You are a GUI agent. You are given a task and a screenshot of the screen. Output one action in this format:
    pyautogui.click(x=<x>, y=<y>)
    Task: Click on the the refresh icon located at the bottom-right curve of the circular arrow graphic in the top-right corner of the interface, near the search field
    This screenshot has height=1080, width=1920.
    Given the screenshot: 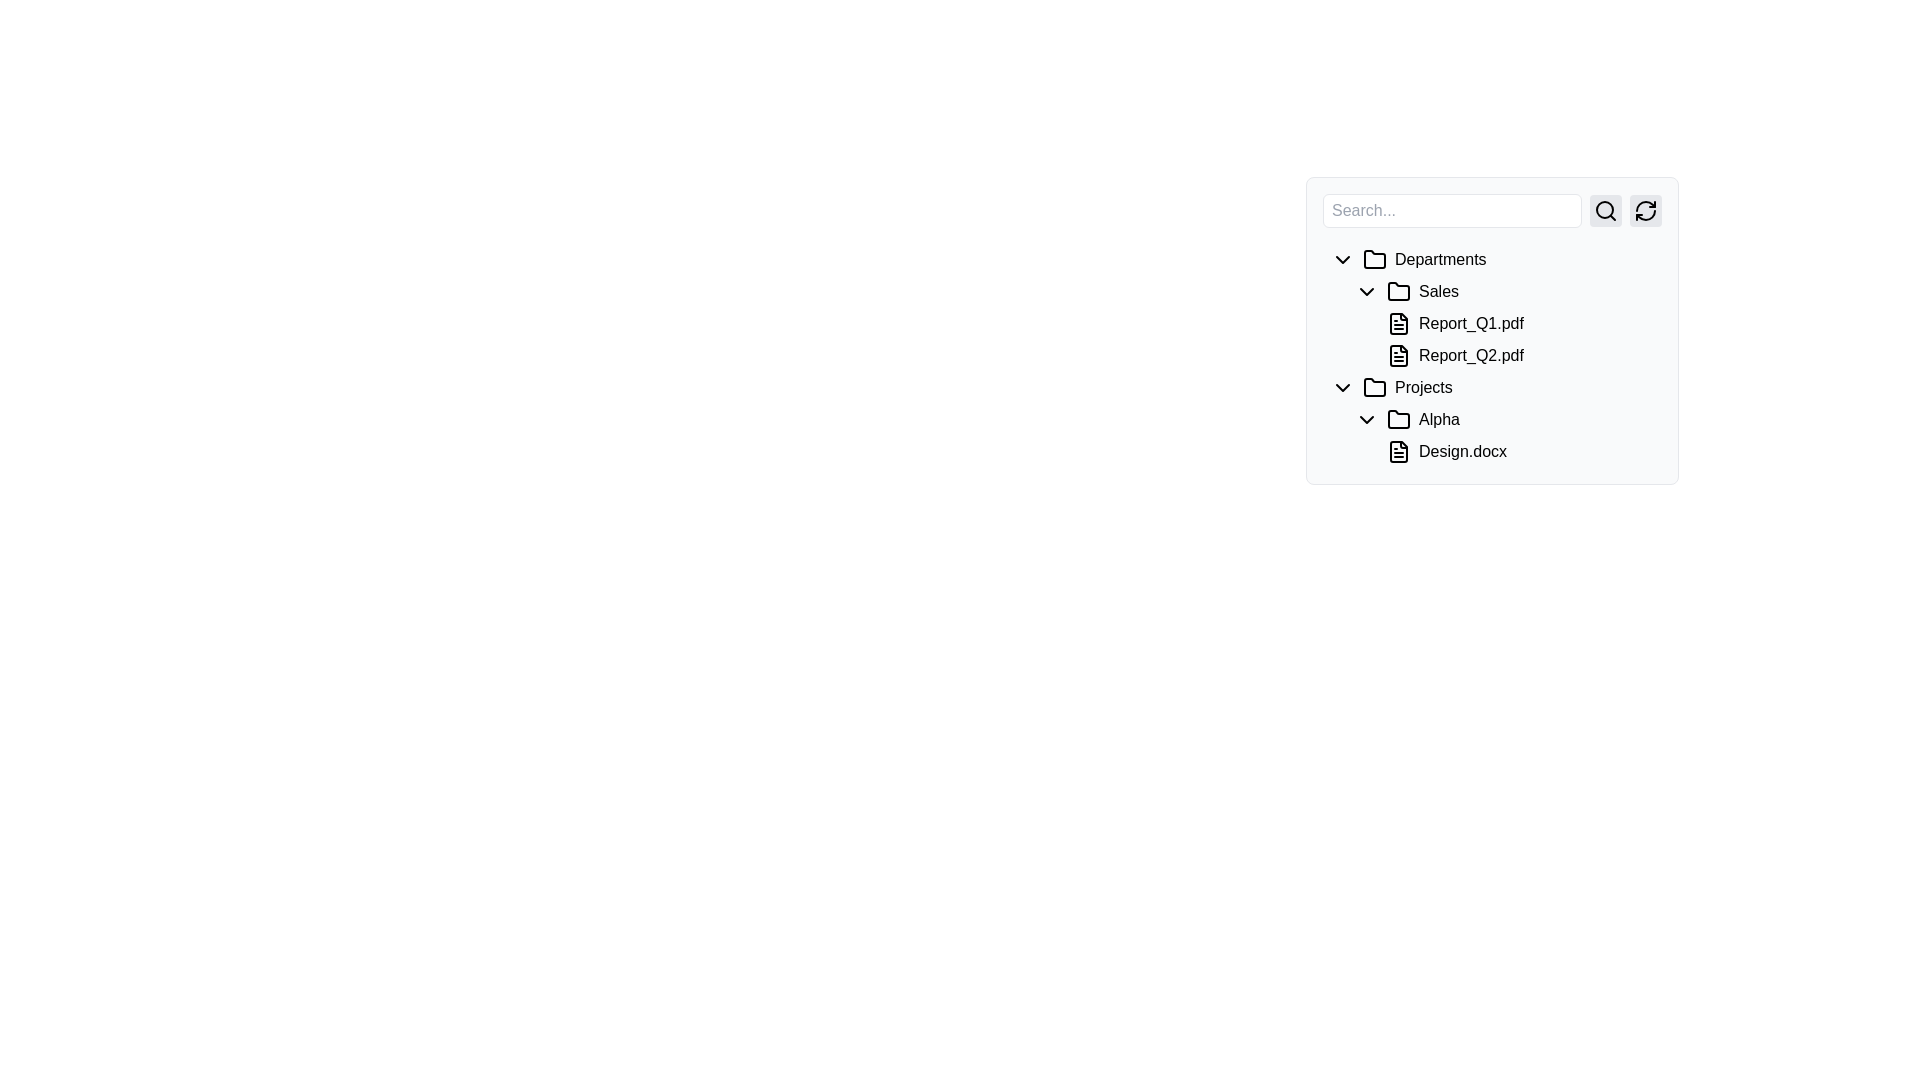 What is the action you would take?
    pyautogui.click(x=1646, y=215)
    